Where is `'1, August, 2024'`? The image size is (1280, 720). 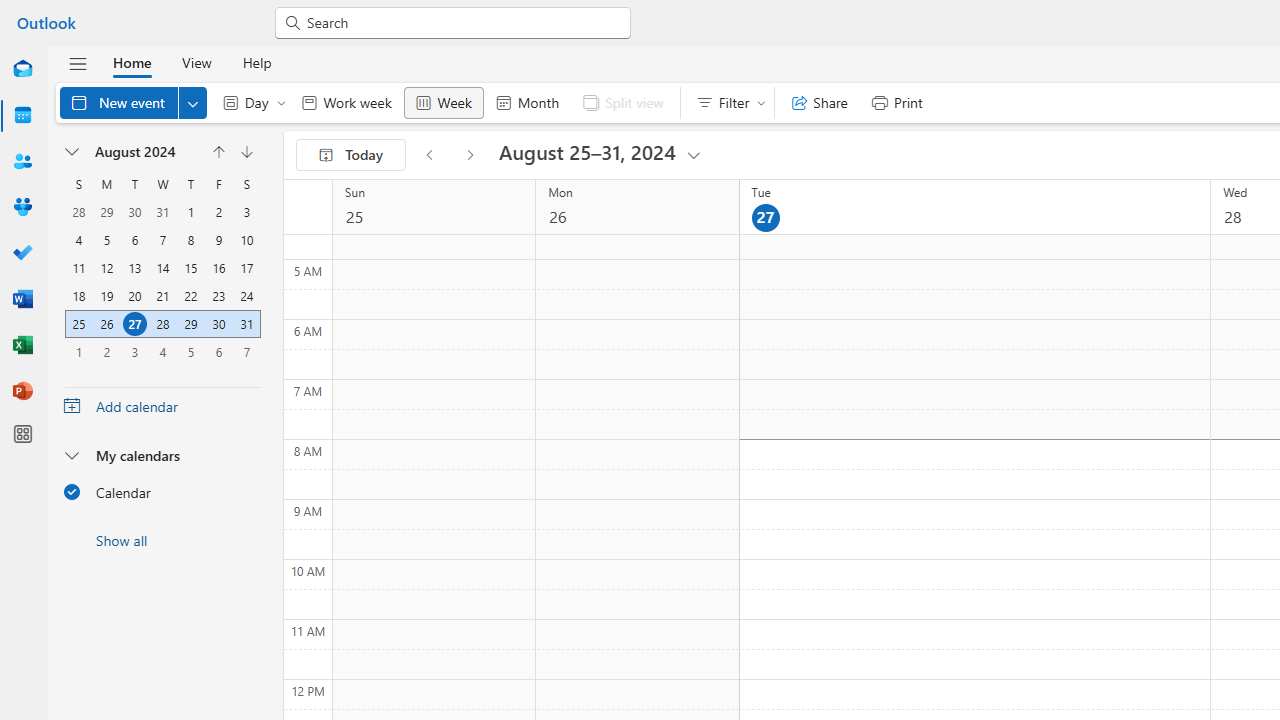 '1, August, 2024' is located at coordinates (190, 212).